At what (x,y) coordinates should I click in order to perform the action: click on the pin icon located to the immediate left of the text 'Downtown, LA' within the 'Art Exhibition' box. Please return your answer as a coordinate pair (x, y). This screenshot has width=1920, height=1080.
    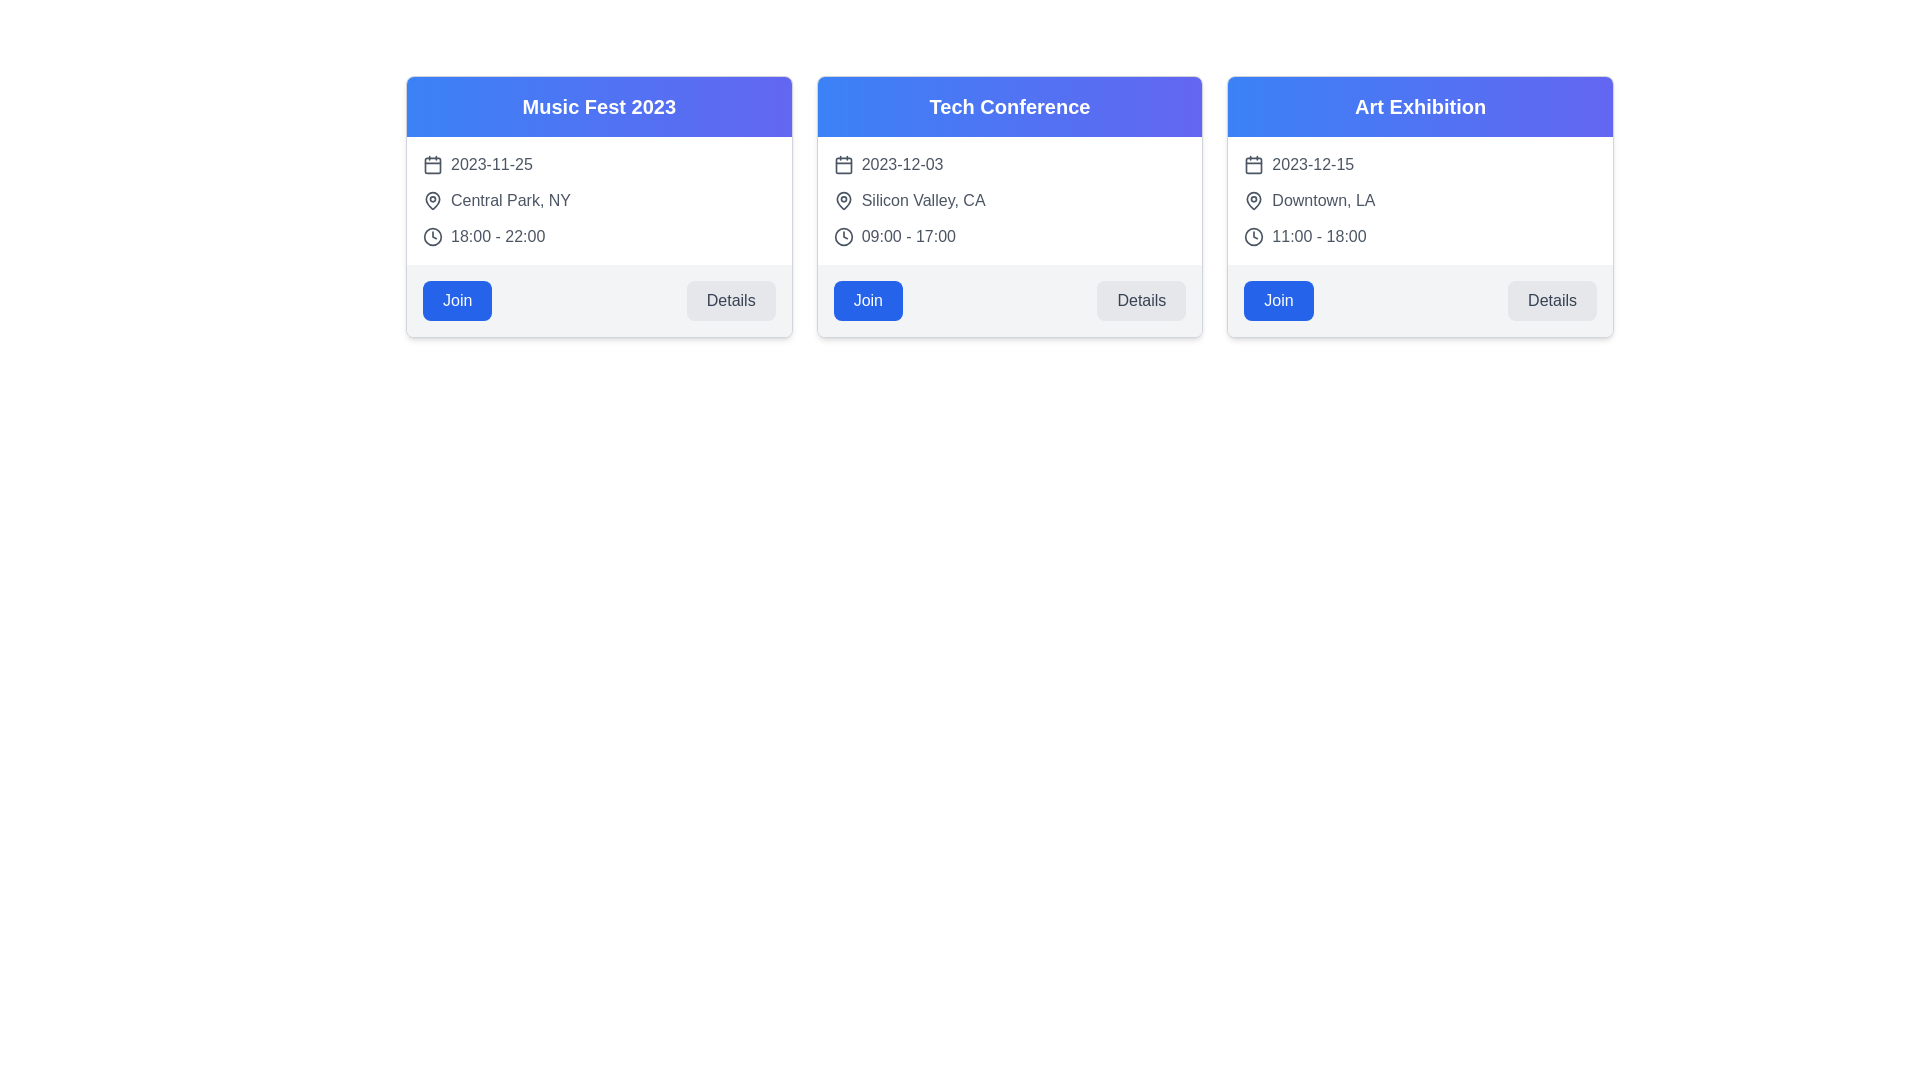
    Looking at the image, I should click on (1253, 200).